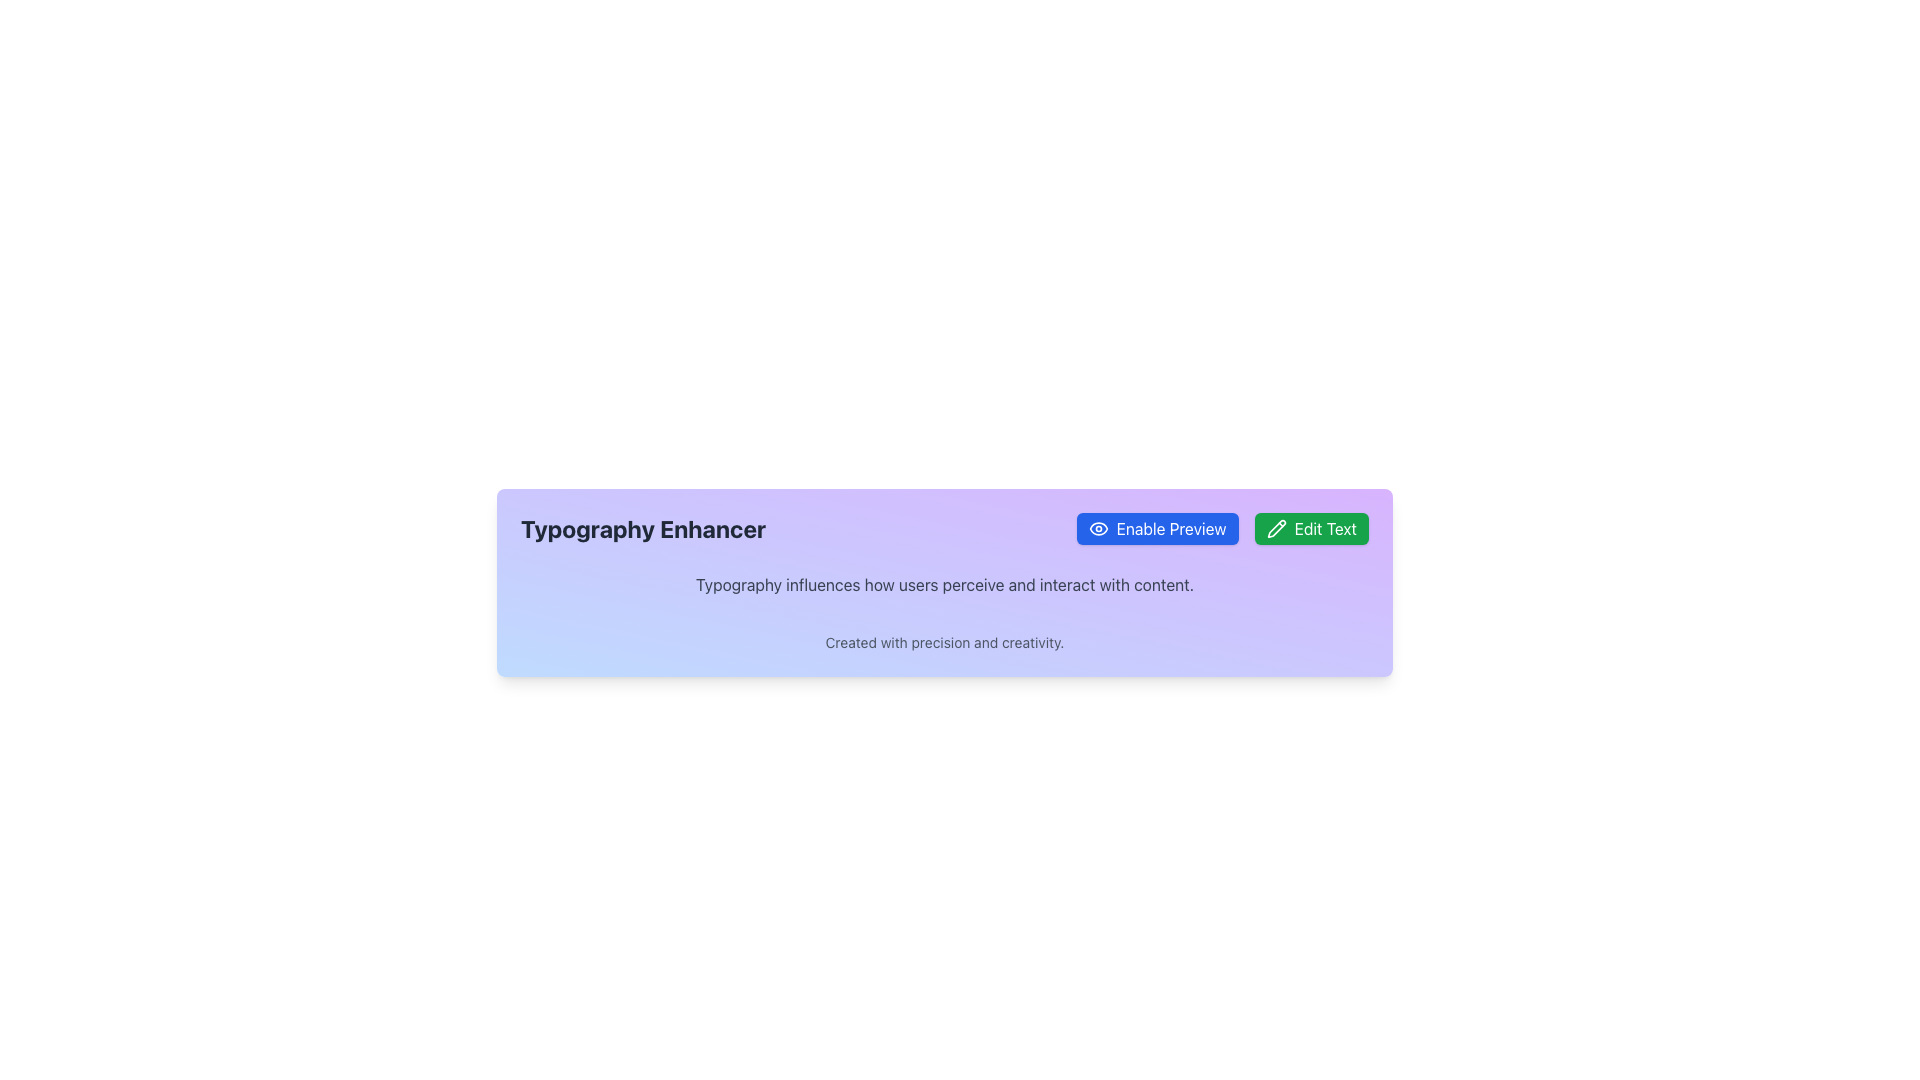 This screenshot has height=1080, width=1920. Describe the element at coordinates (643, 527) in the screenshot. I see `the Text Label that serves as a header or title, located to the left of the 'Enable Preview' and 'Edit Text' buttons` at that location.